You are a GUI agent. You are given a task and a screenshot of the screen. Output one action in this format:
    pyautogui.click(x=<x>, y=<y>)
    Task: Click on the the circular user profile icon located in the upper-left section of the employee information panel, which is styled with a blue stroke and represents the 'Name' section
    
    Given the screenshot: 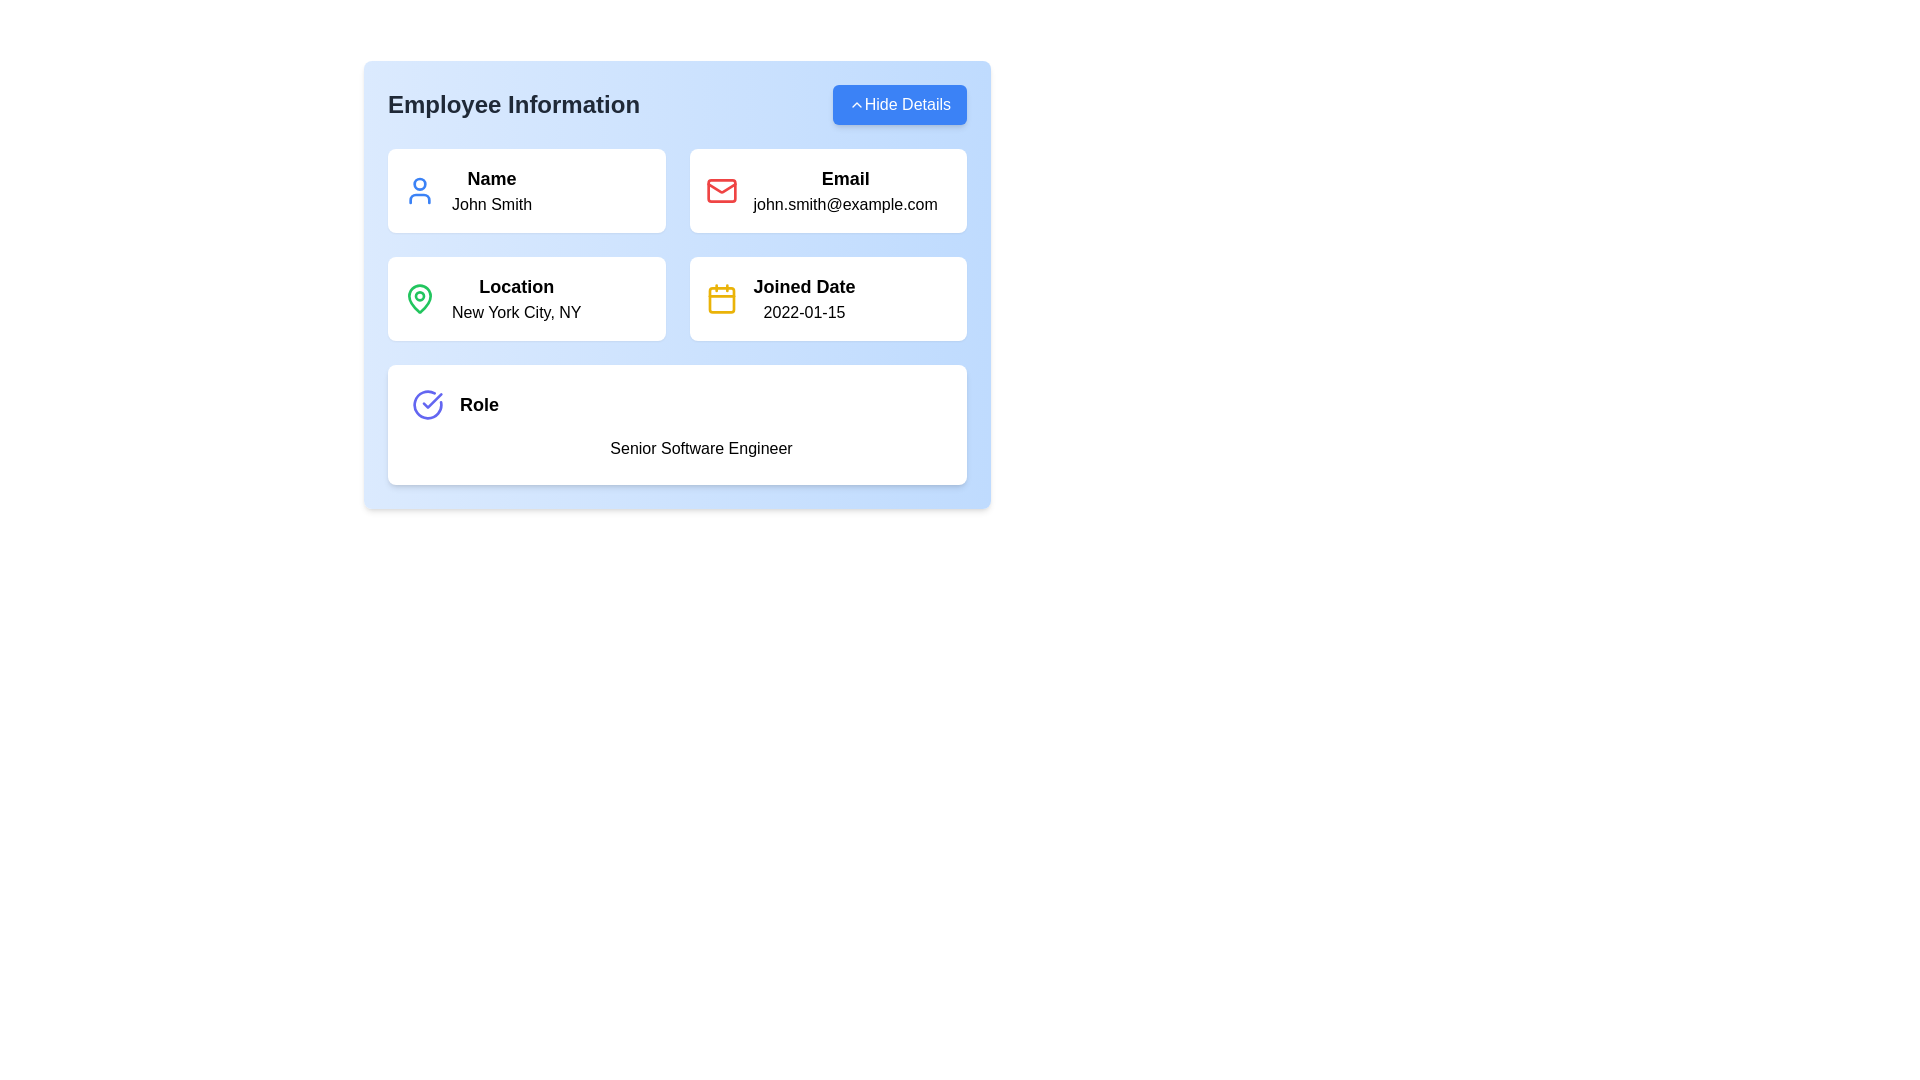 What is the action you would take?
    pyautogui.click(x=419, y=184)
    